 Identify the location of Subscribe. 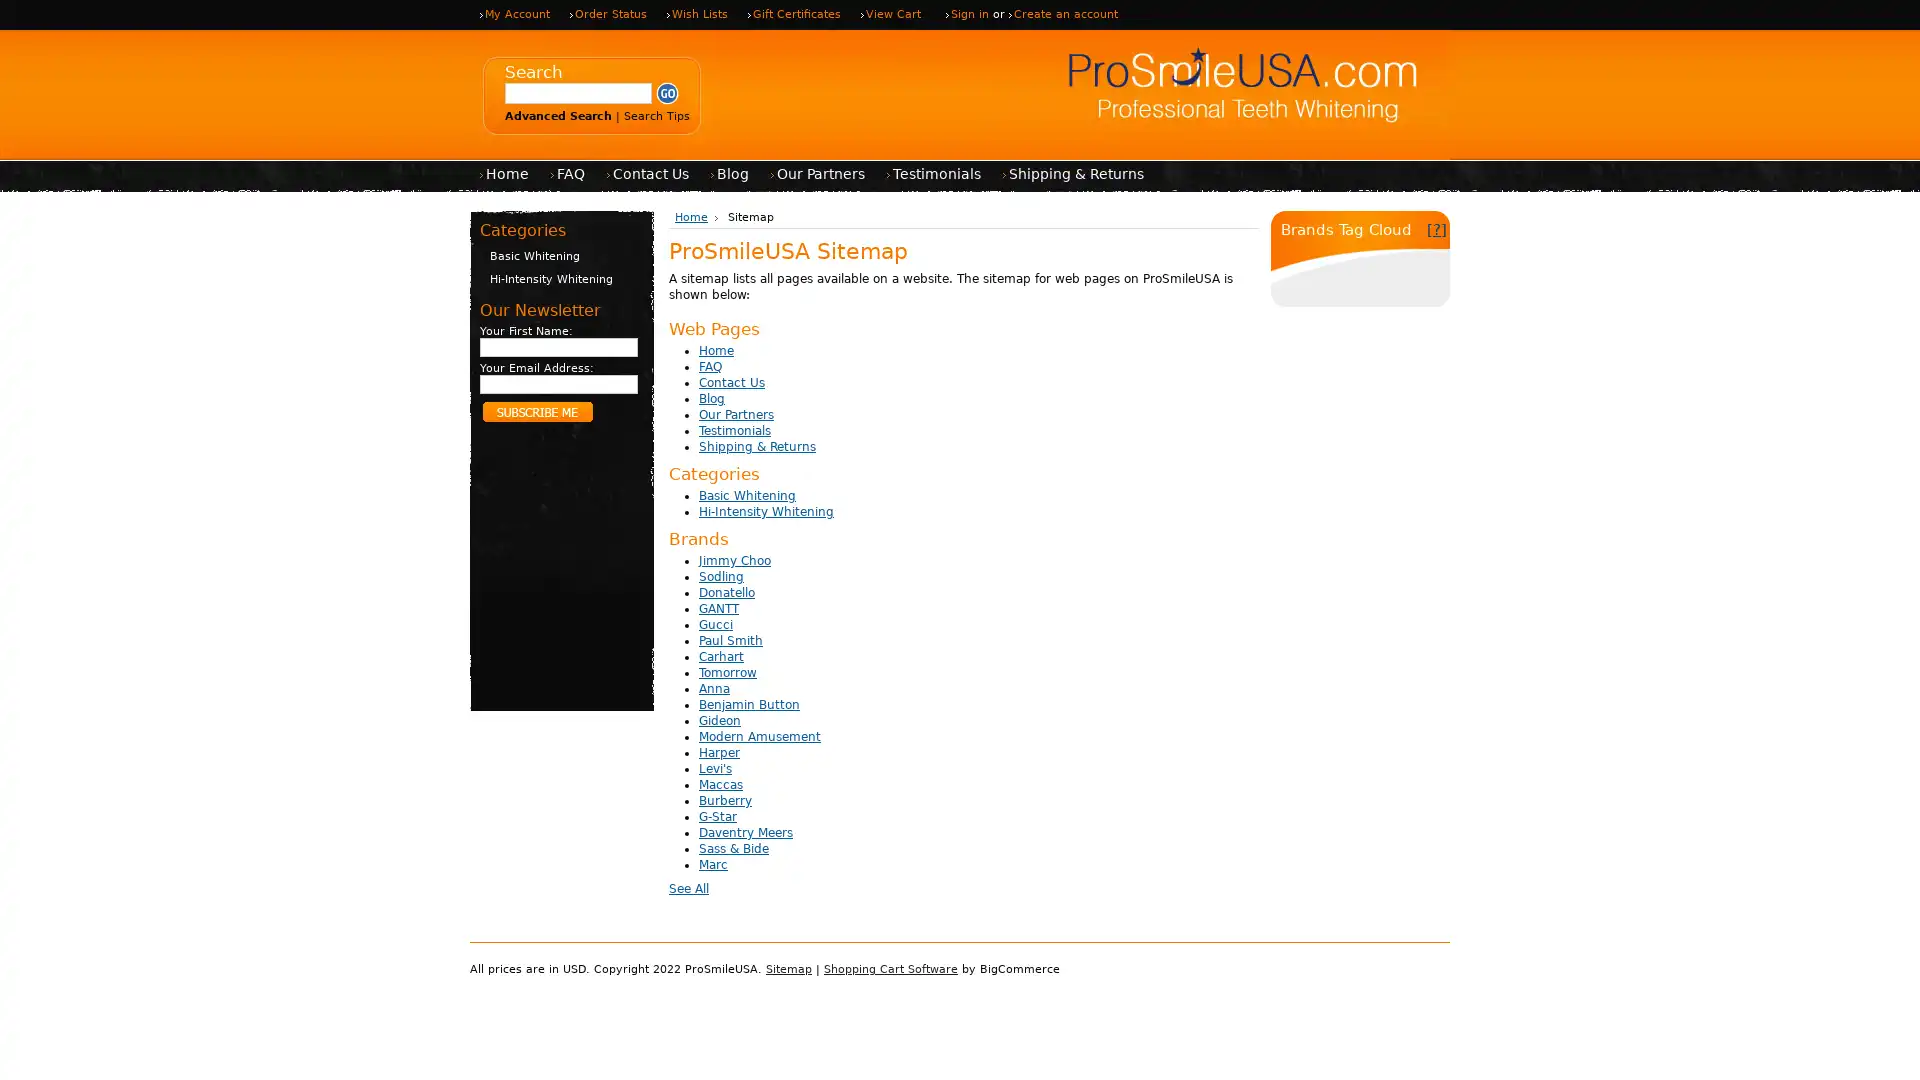
(537, 411).